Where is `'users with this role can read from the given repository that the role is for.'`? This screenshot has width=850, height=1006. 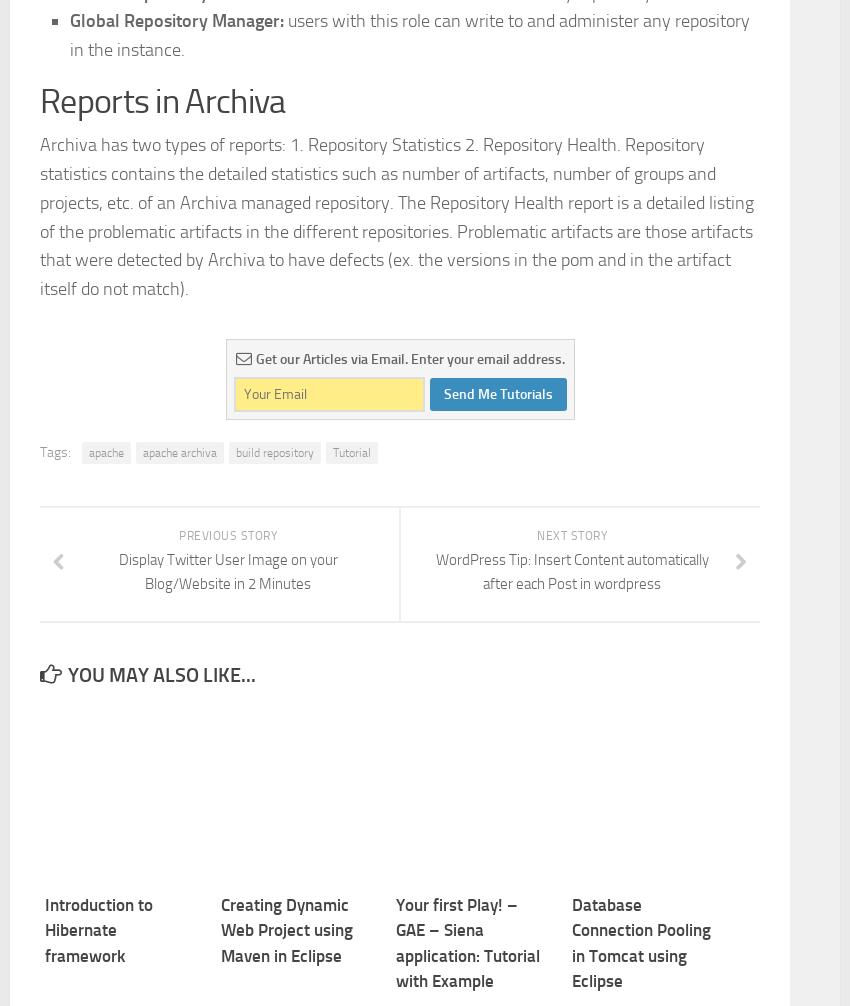
'users with this role can read from the given repository that the role is for.' is located at coordinates (410, 171).